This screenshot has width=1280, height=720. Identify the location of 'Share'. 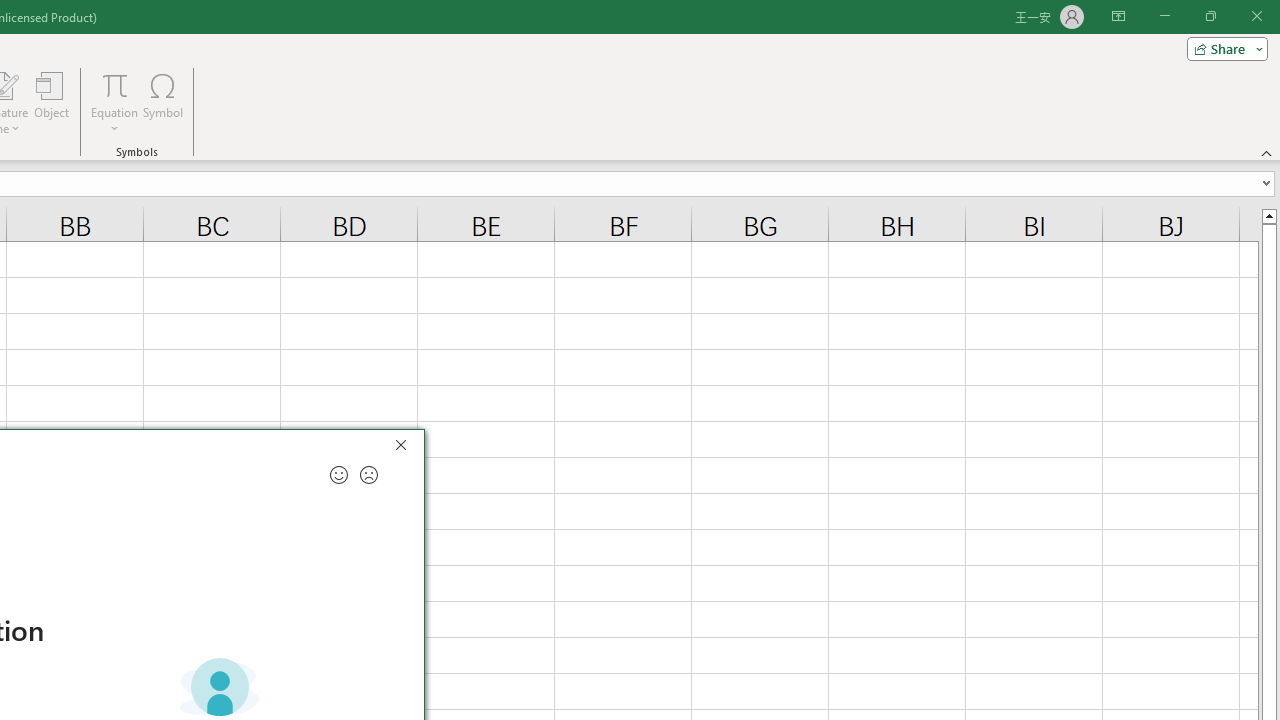
(1222, 47).